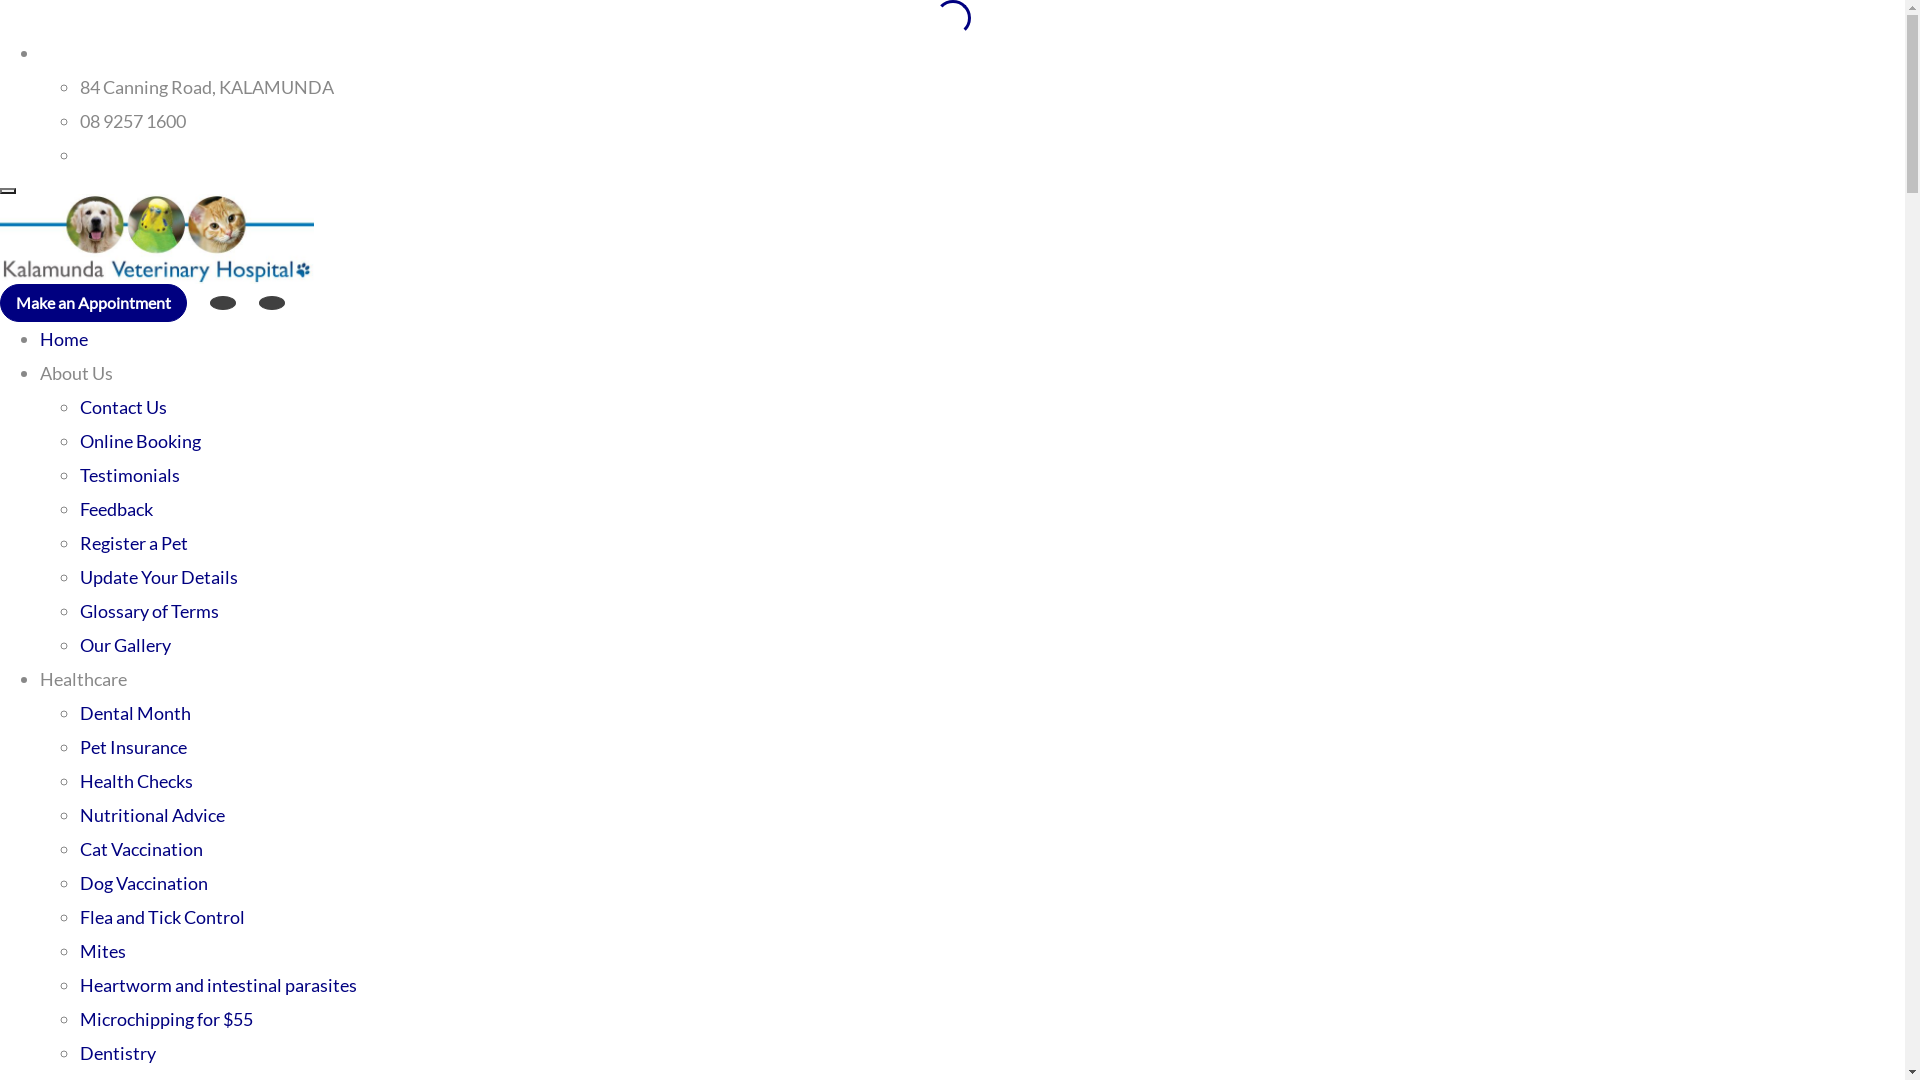 The height and width of the screenshot is (1080, 1920). Describe the element at coordinates (151, 814) in the screenshot. I see `'Nutritional Advice'` at that location.